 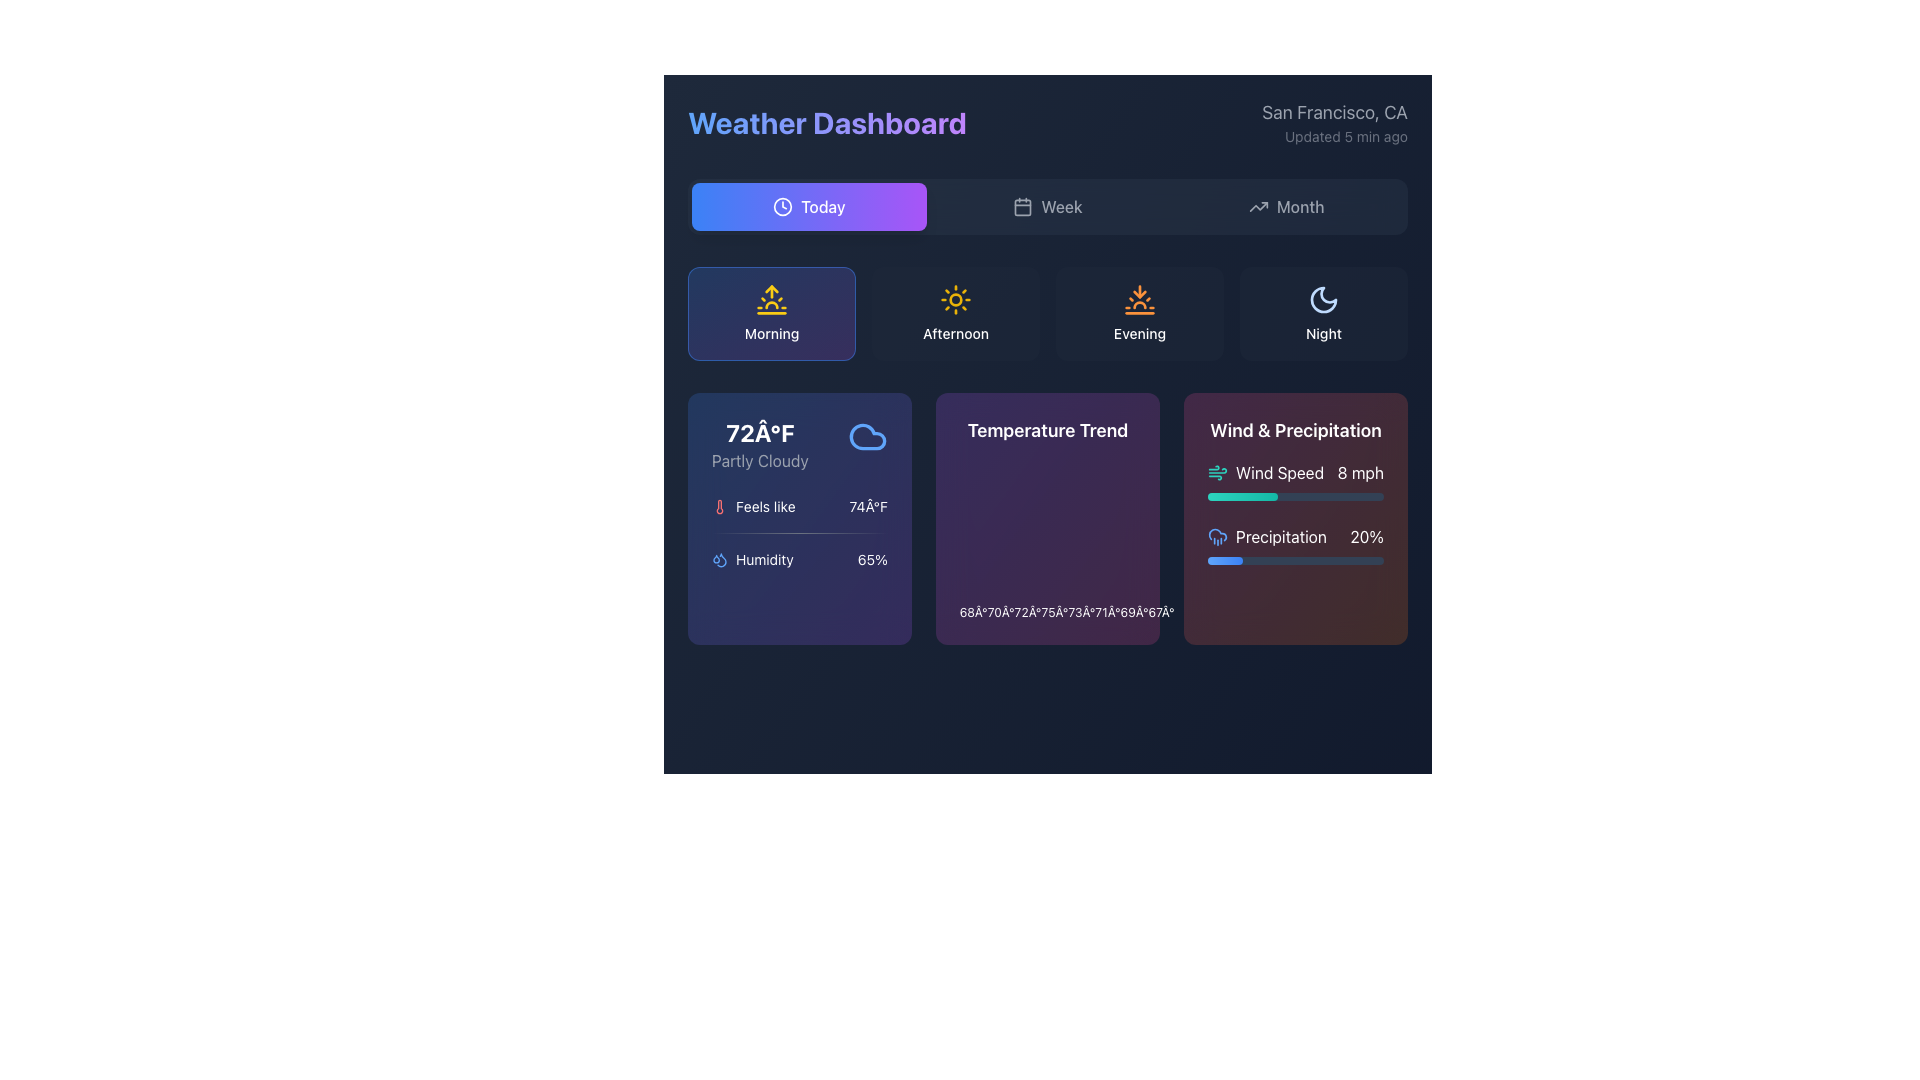 I want to click on the label with an icon that identifies the humidity information in the weather details card located at the bottom-left corner of the card, so click(x=751, y=559).